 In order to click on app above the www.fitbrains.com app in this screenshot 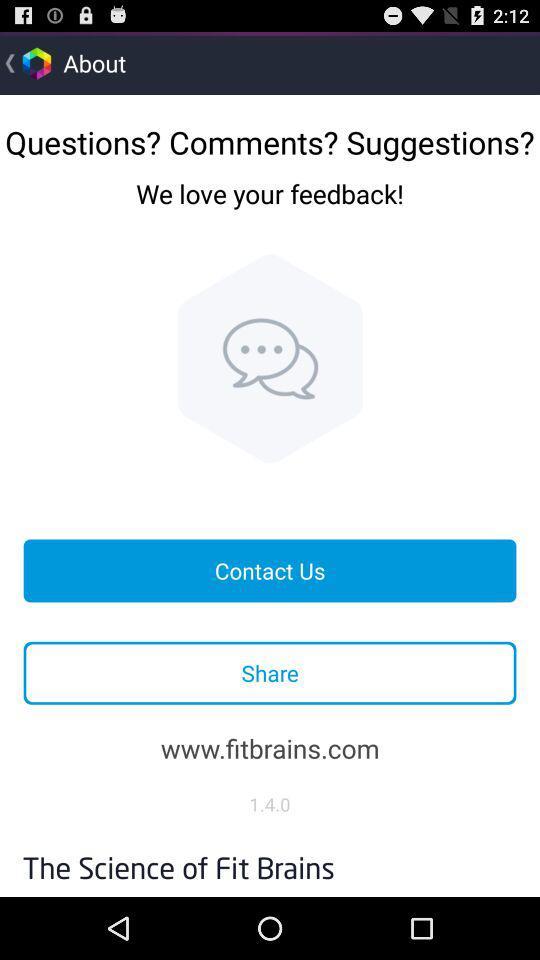, I will do `click(270, 673)`.